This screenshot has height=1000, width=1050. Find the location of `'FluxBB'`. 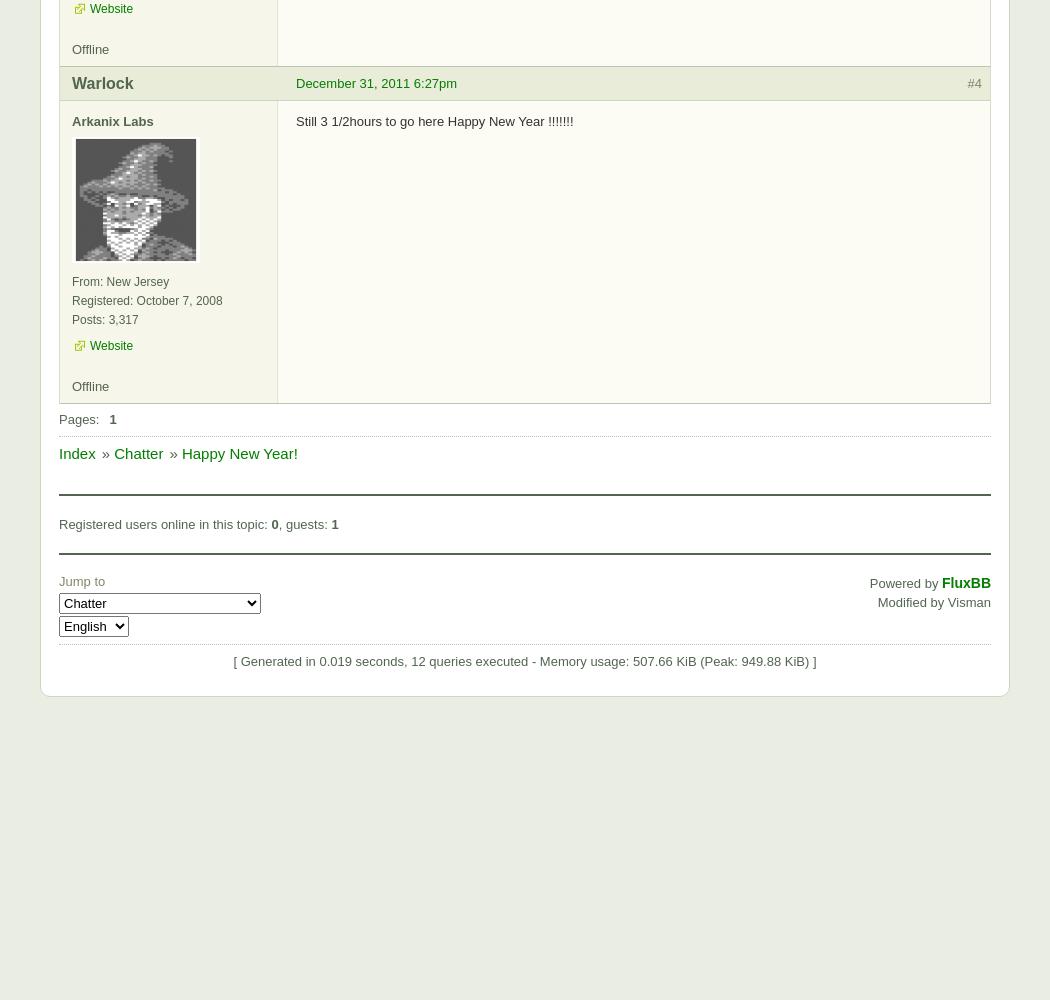

'FluxBB' is located at coordinates (965, 581).